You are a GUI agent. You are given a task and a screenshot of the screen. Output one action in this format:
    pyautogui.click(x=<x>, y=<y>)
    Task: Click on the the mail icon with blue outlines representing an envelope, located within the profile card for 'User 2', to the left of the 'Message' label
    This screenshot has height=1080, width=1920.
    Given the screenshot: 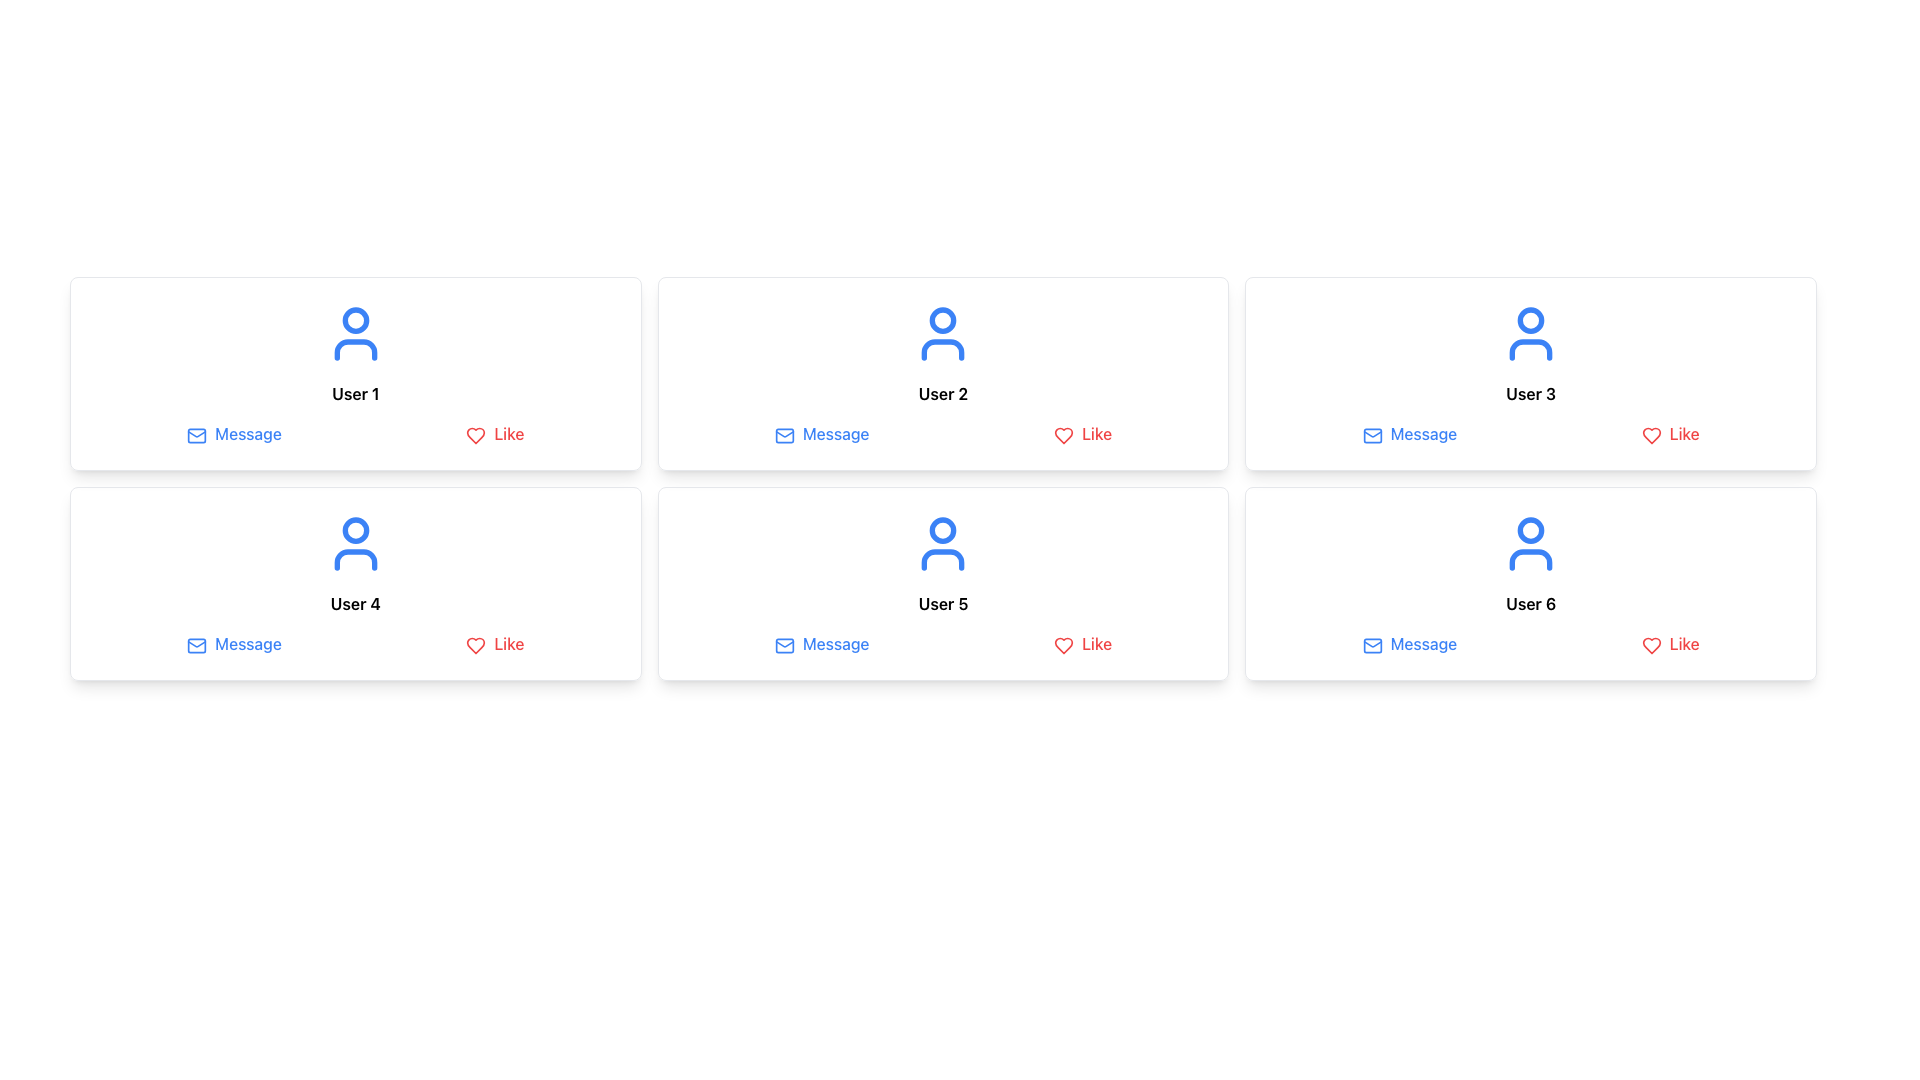 What is the action you would take?
    pyautogui.click(x=783, y=434)
    